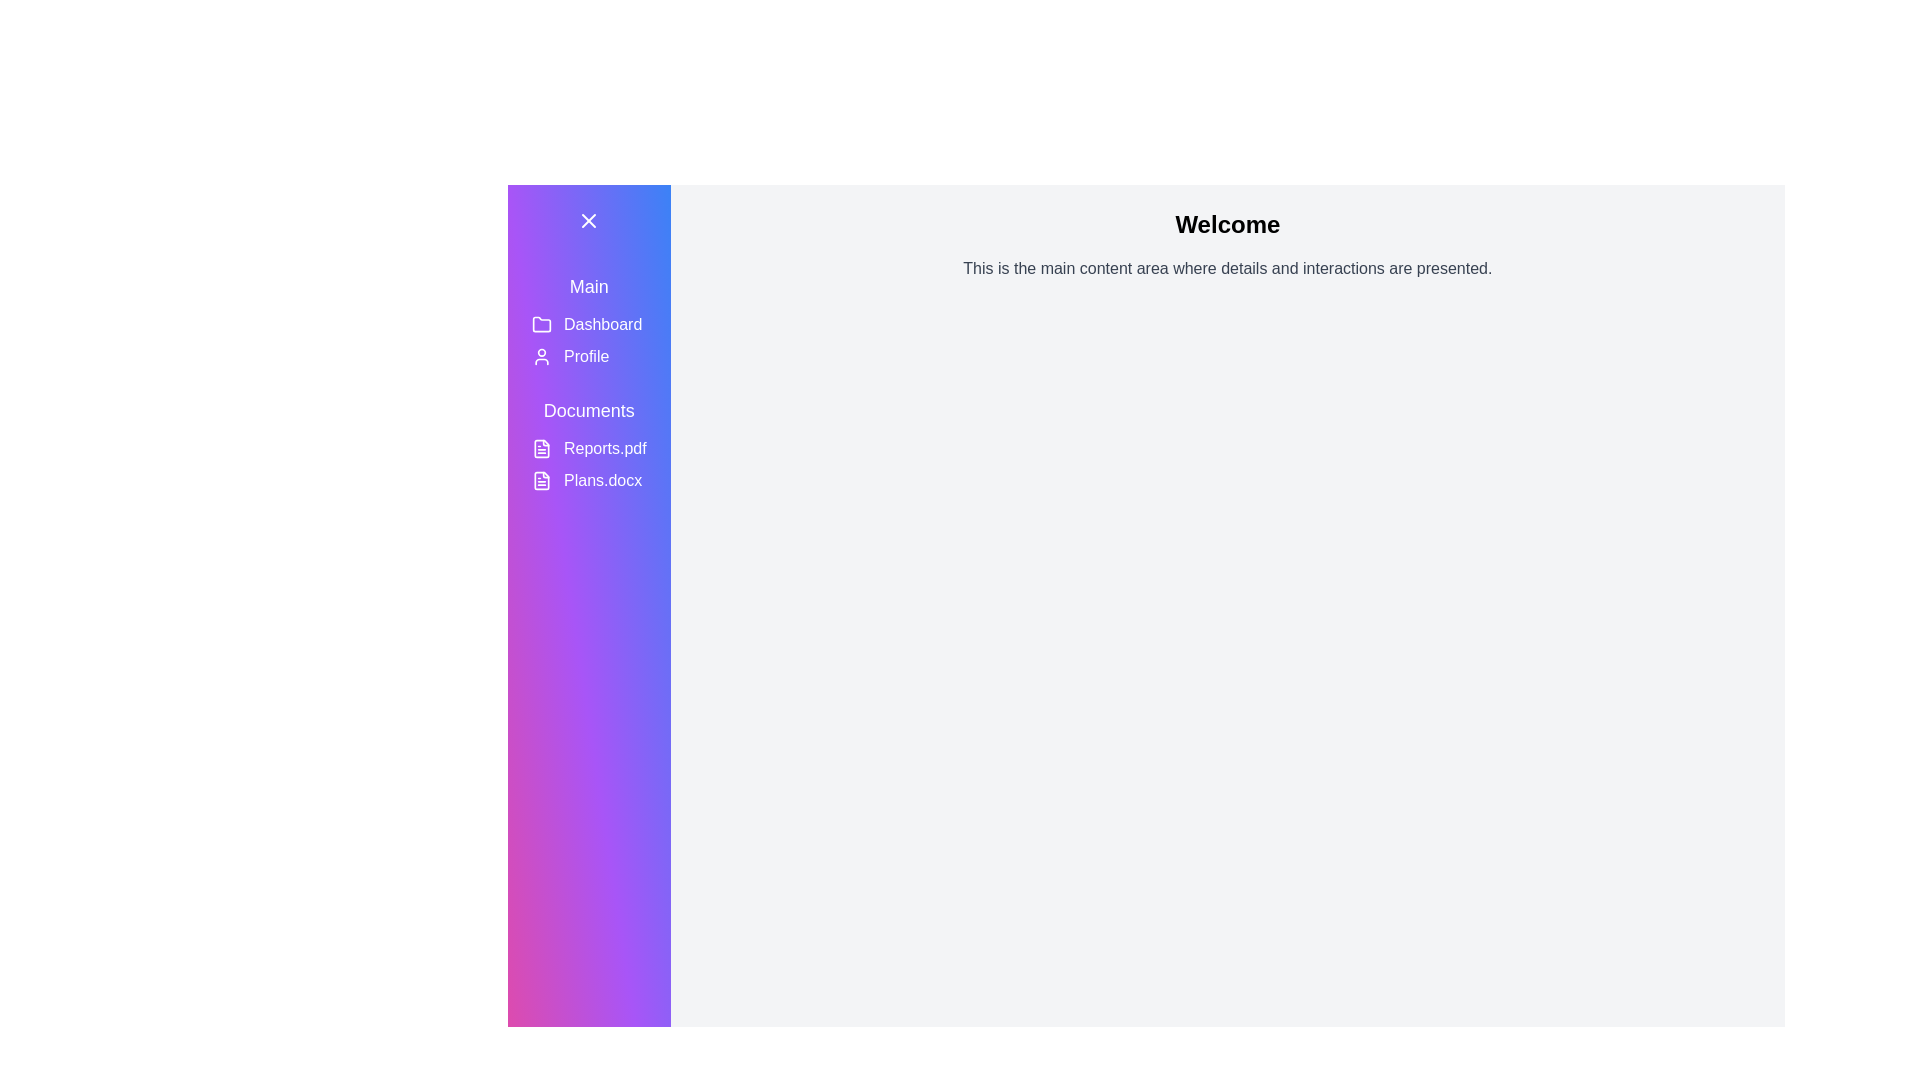  What do you see at coordinates (588, 323) in the screenshot?
I see `the 'Dashboard' navigation button located in the sidebar, which displays a folder icon and is styled with rounded corners` at bounding box center [588, 323].